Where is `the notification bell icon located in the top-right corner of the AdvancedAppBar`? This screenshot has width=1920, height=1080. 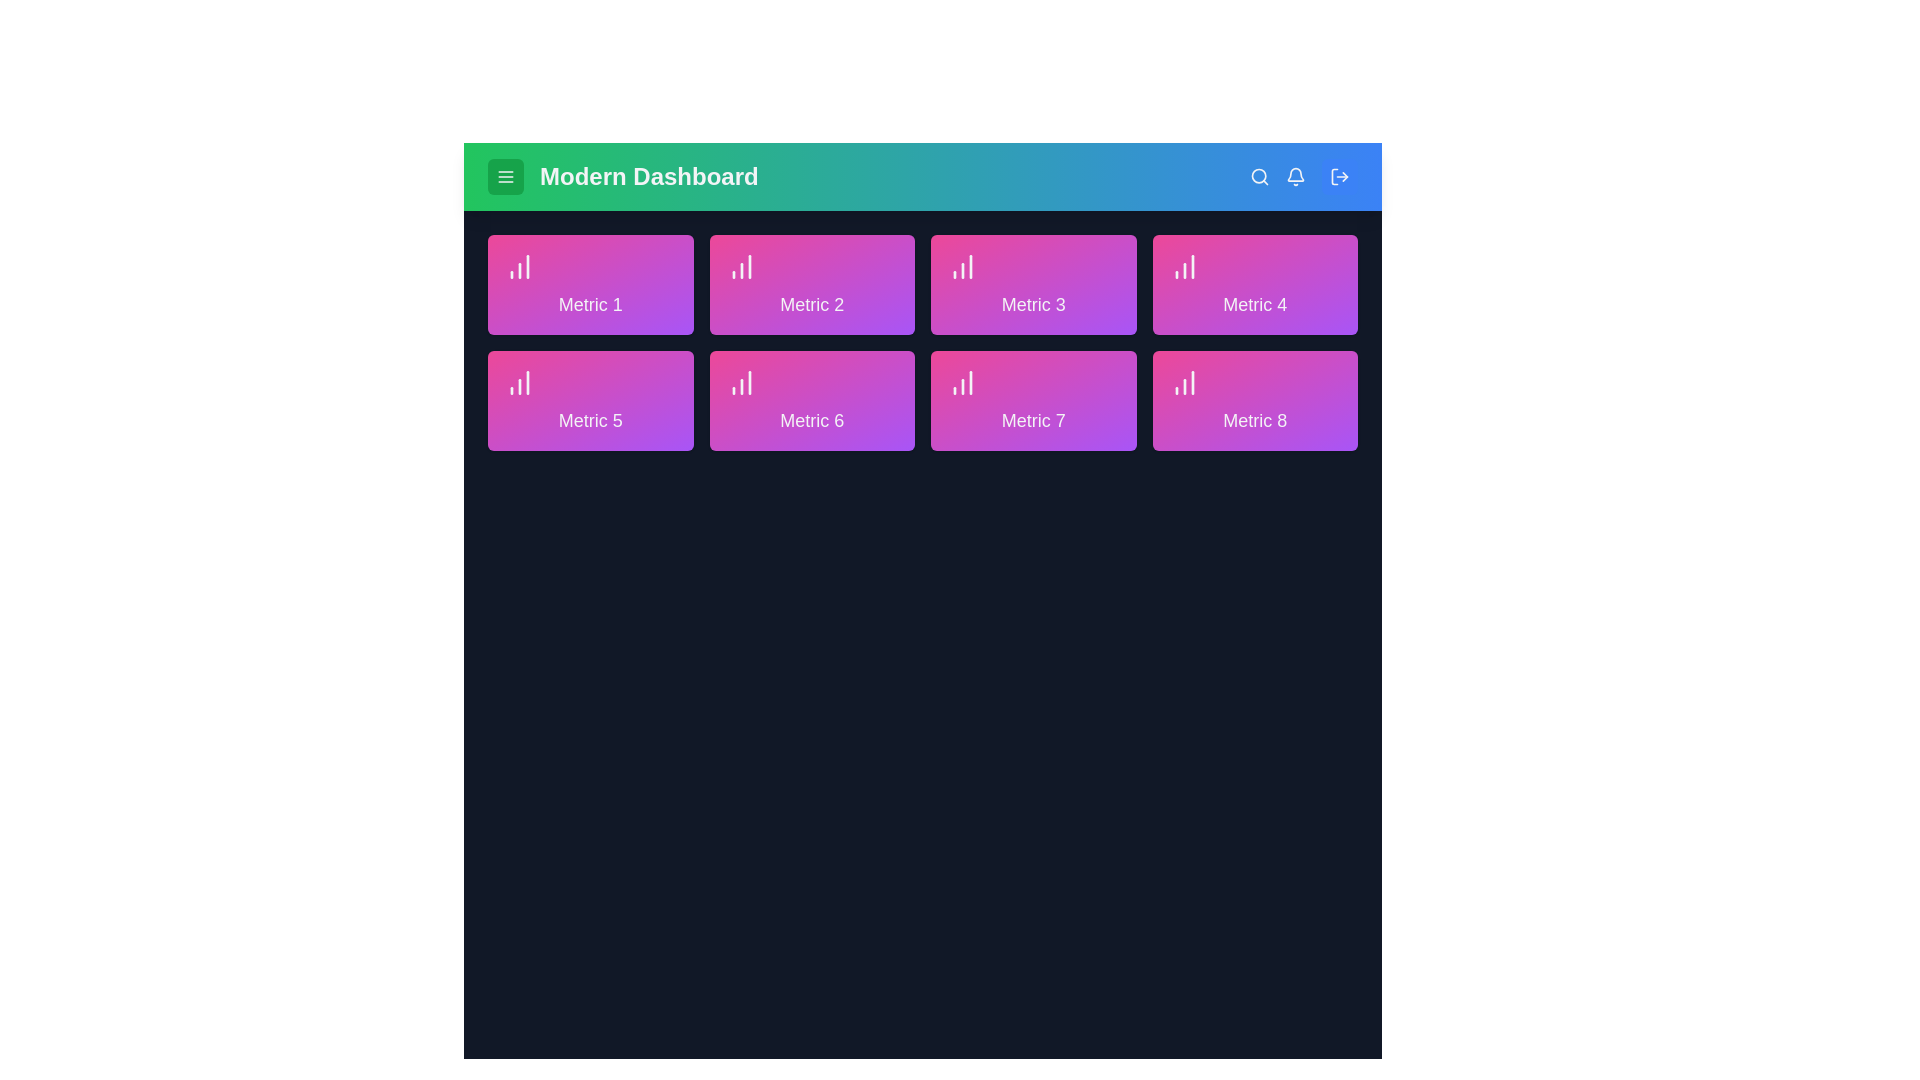
the notification bell icon located in the top-right corner of the AdvancedAppBar is located at coordinates (1296, 176).